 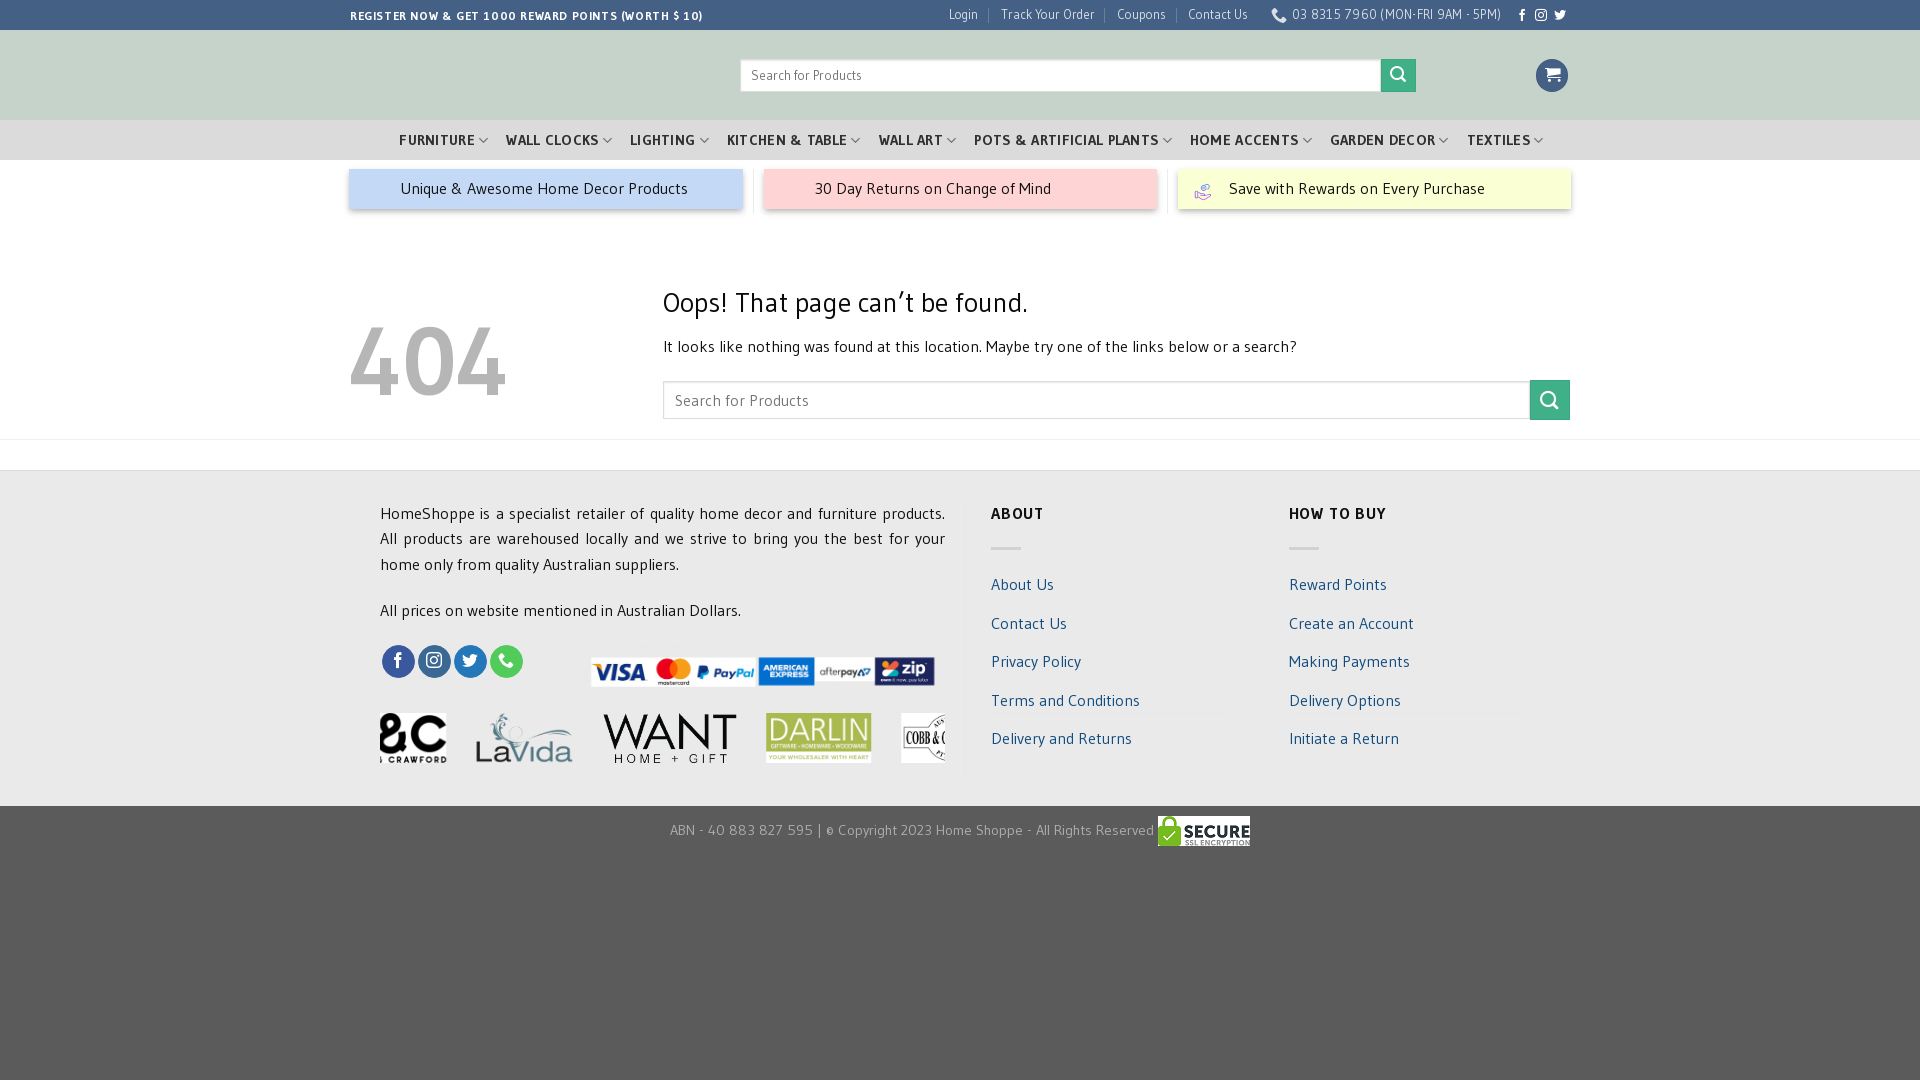 What do you see at coordinates (909, 139) in the screenshot?
I see `'WALL ART'` at bounding box center [909, 139].